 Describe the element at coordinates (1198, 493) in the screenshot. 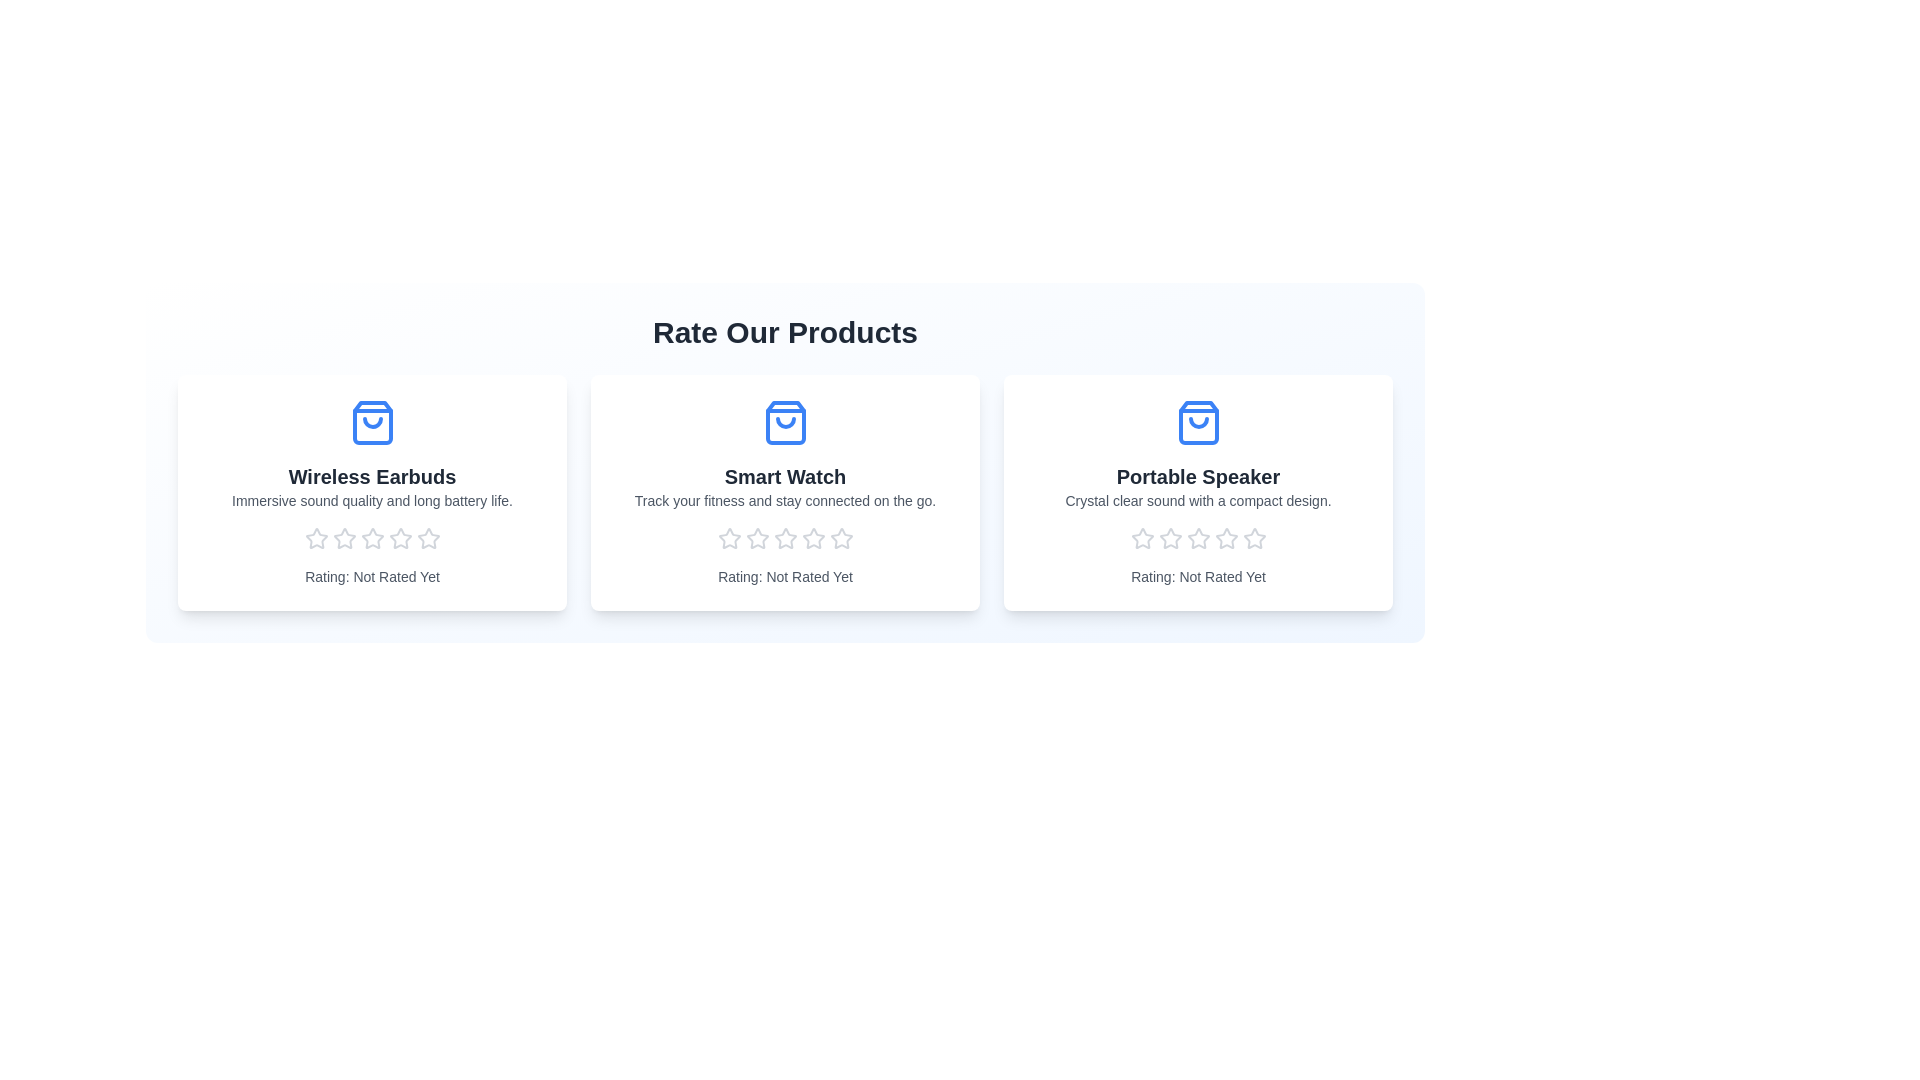

I see `the product card for Portable Speaker` at that location.